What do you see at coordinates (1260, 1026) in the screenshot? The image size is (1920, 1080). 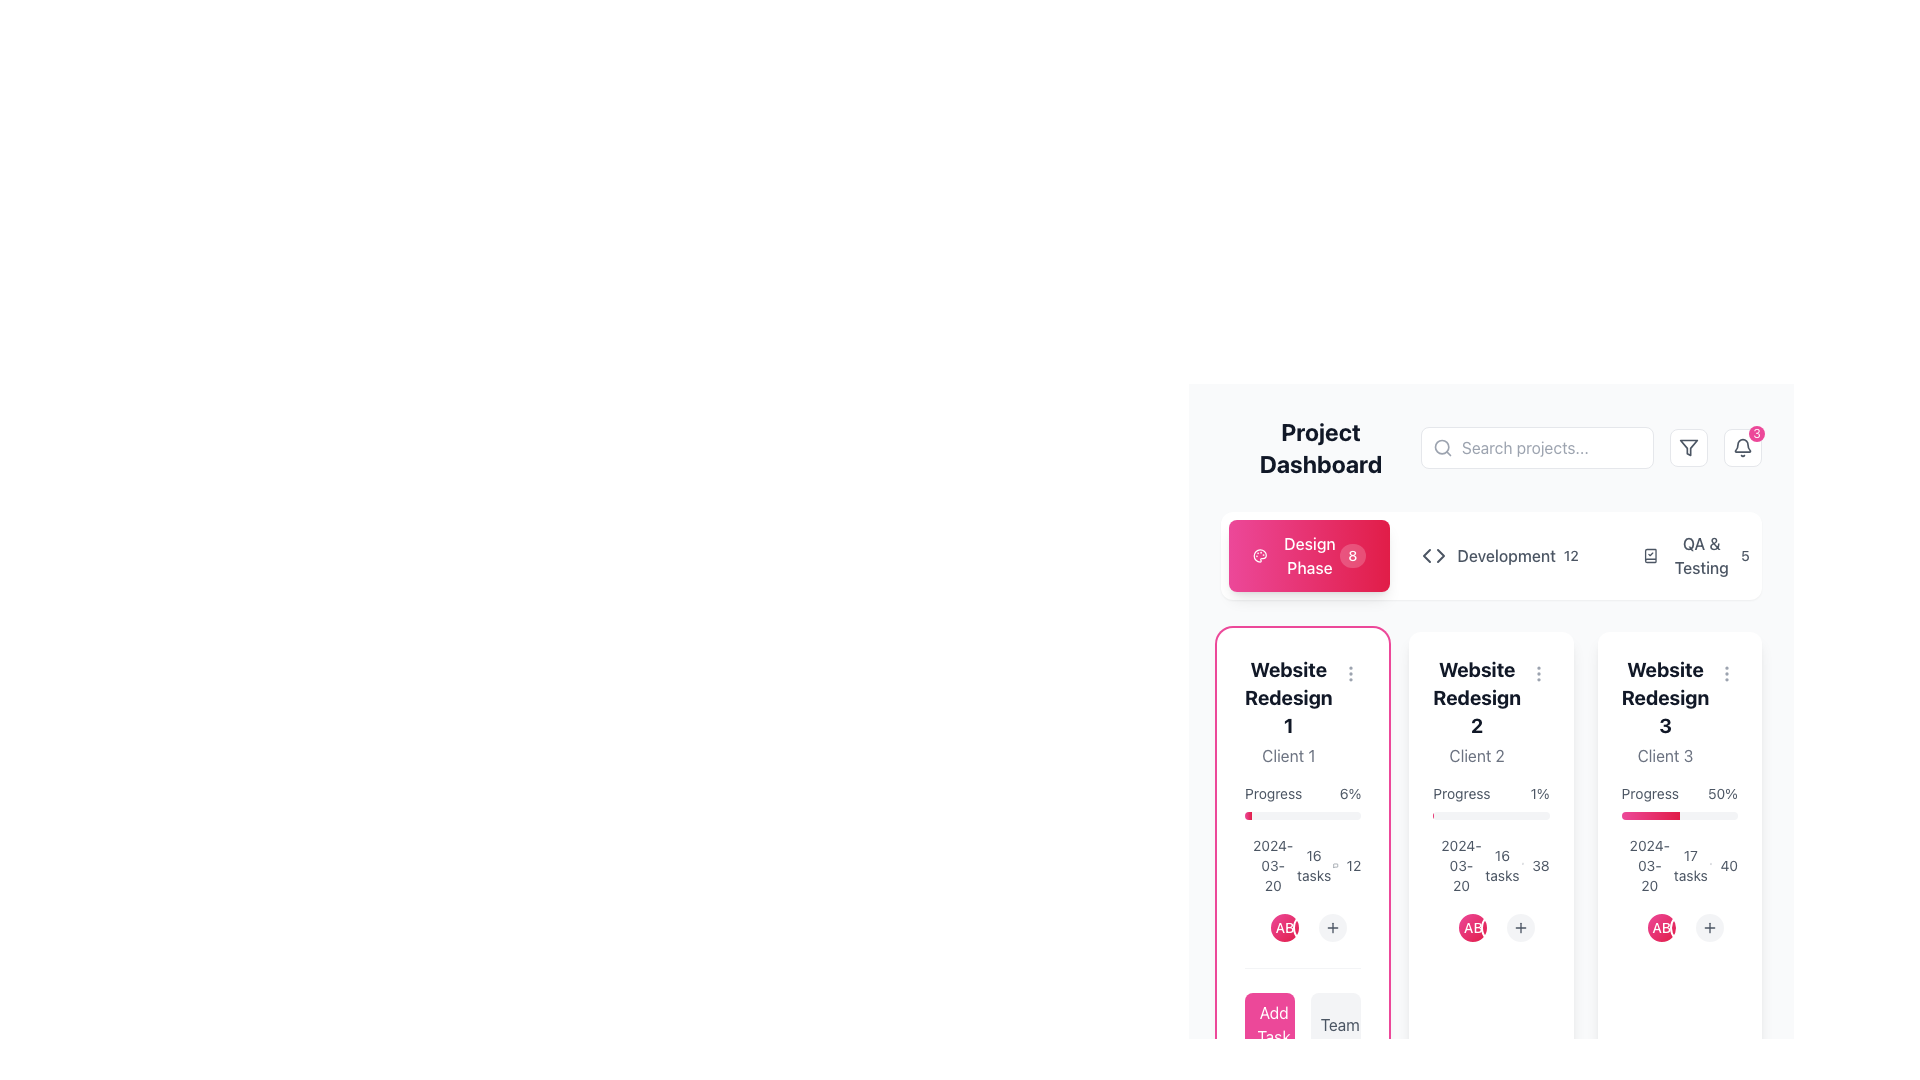 I see `the unfilled circular SVG element with a stroke that is part of the 'Add' or 'Create' feature in the card titled 'Website Redesign 1'` at bounding box center [1260, 1026].